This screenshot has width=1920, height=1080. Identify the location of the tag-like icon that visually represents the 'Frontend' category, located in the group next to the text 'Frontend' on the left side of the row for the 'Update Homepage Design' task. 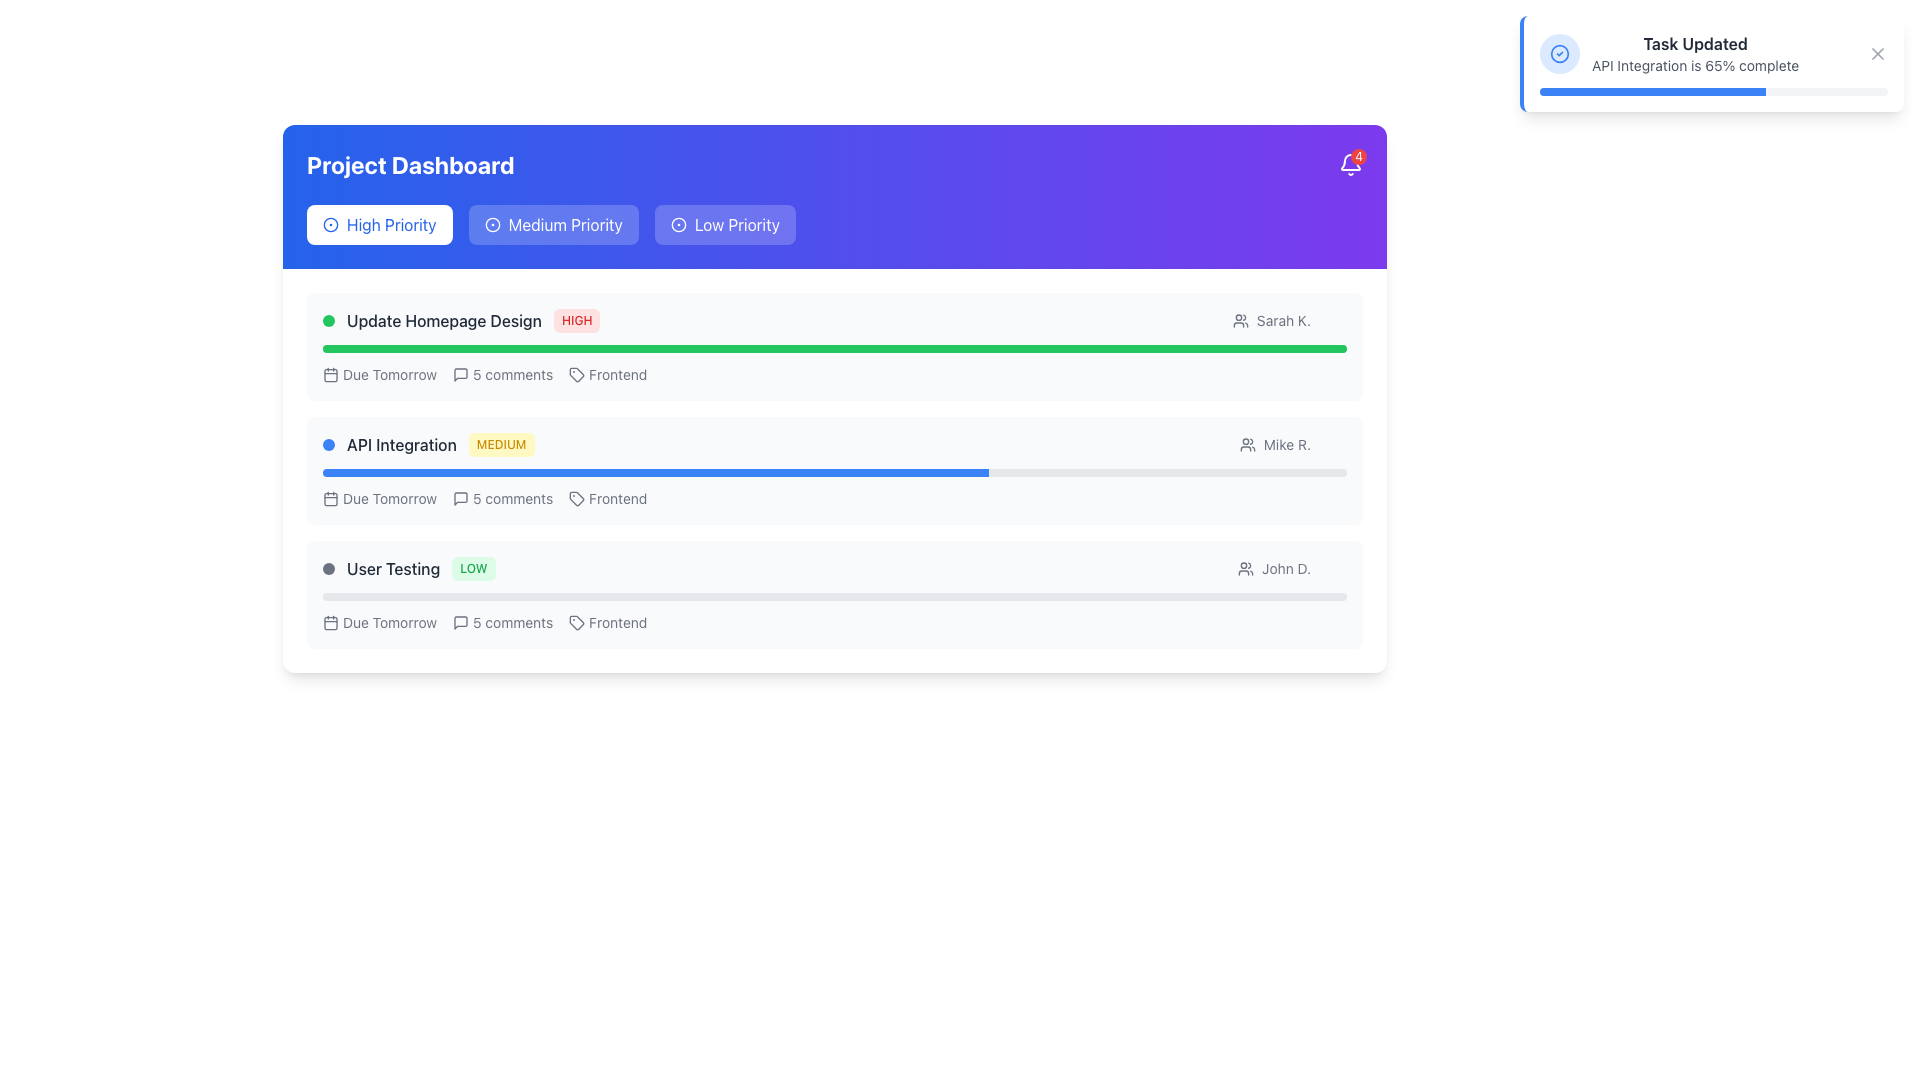
(576, 374).